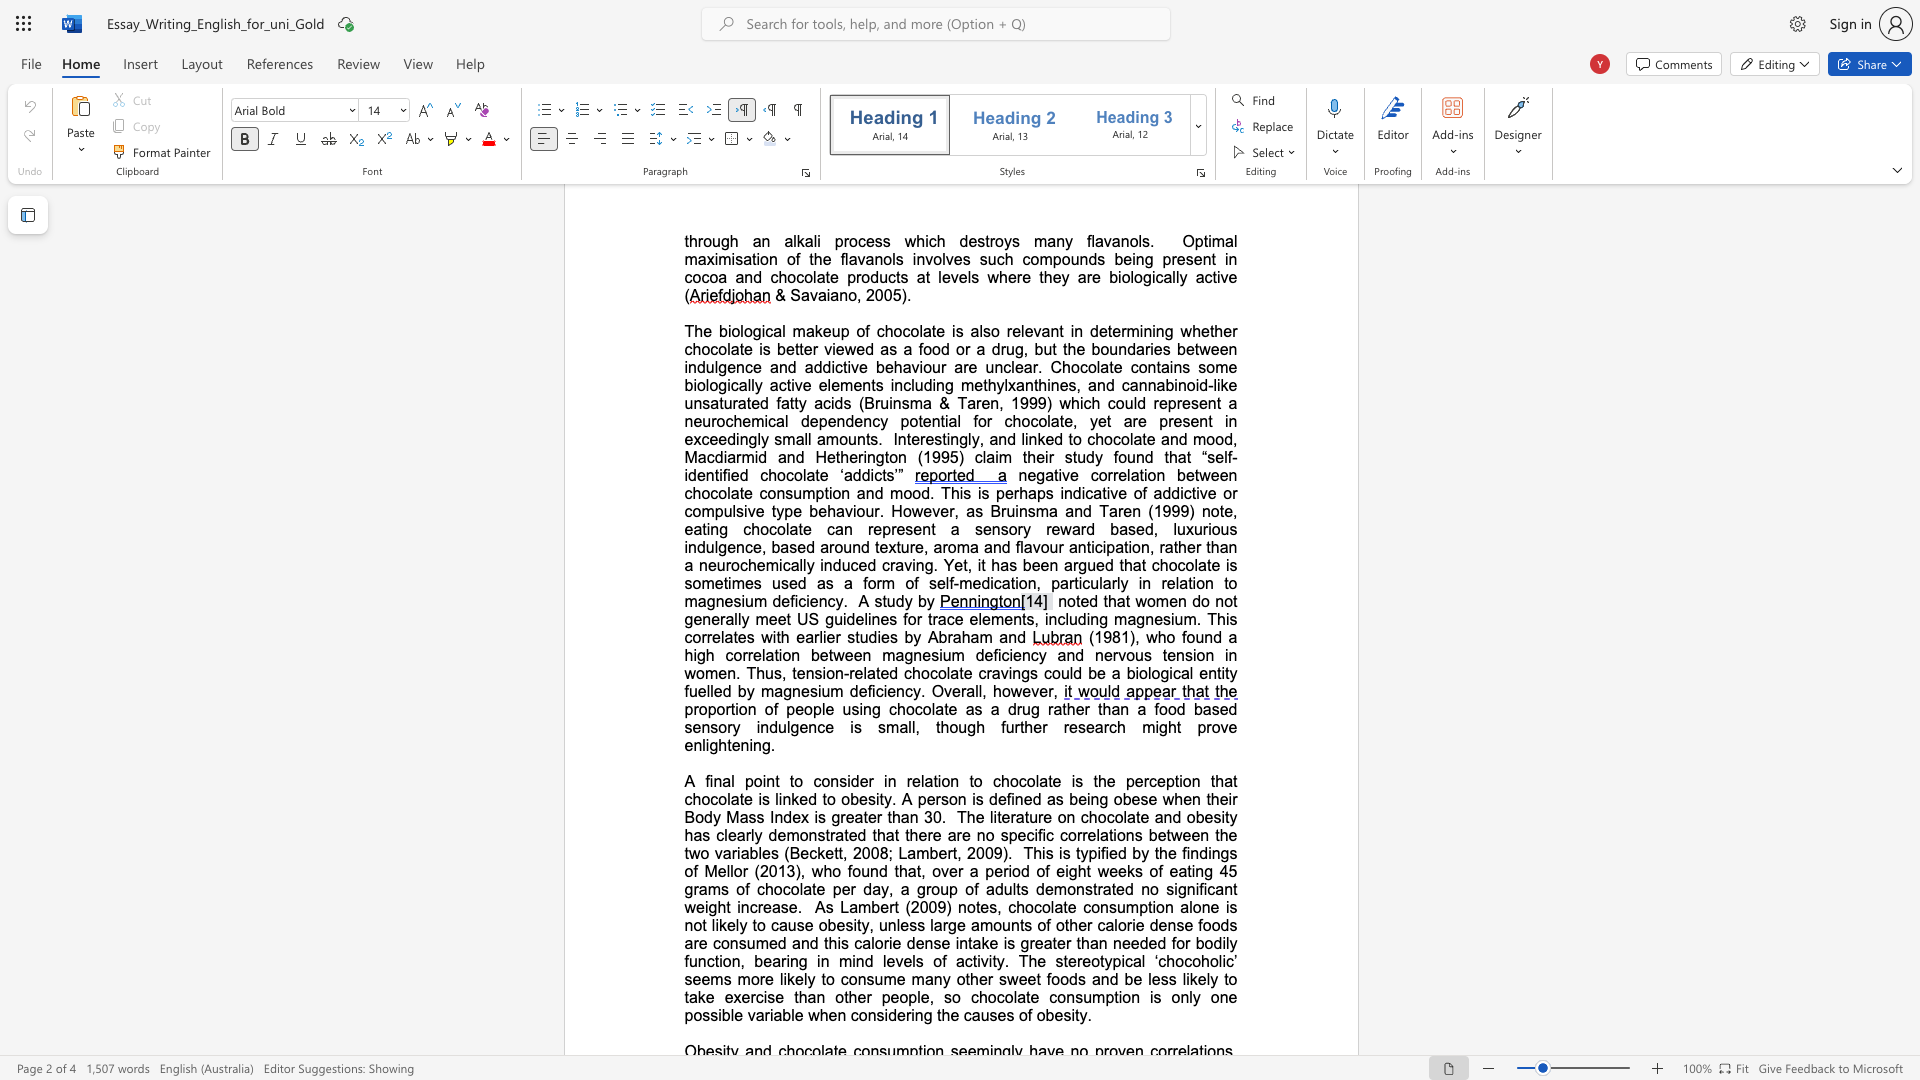  What do you see at coordinates (1087, 817) in the screenshot?
I see `the subset text "hocolate and obesit" within the text "The literature on chocolate and obesity has clearly"` at bounding box center [1087, 817].